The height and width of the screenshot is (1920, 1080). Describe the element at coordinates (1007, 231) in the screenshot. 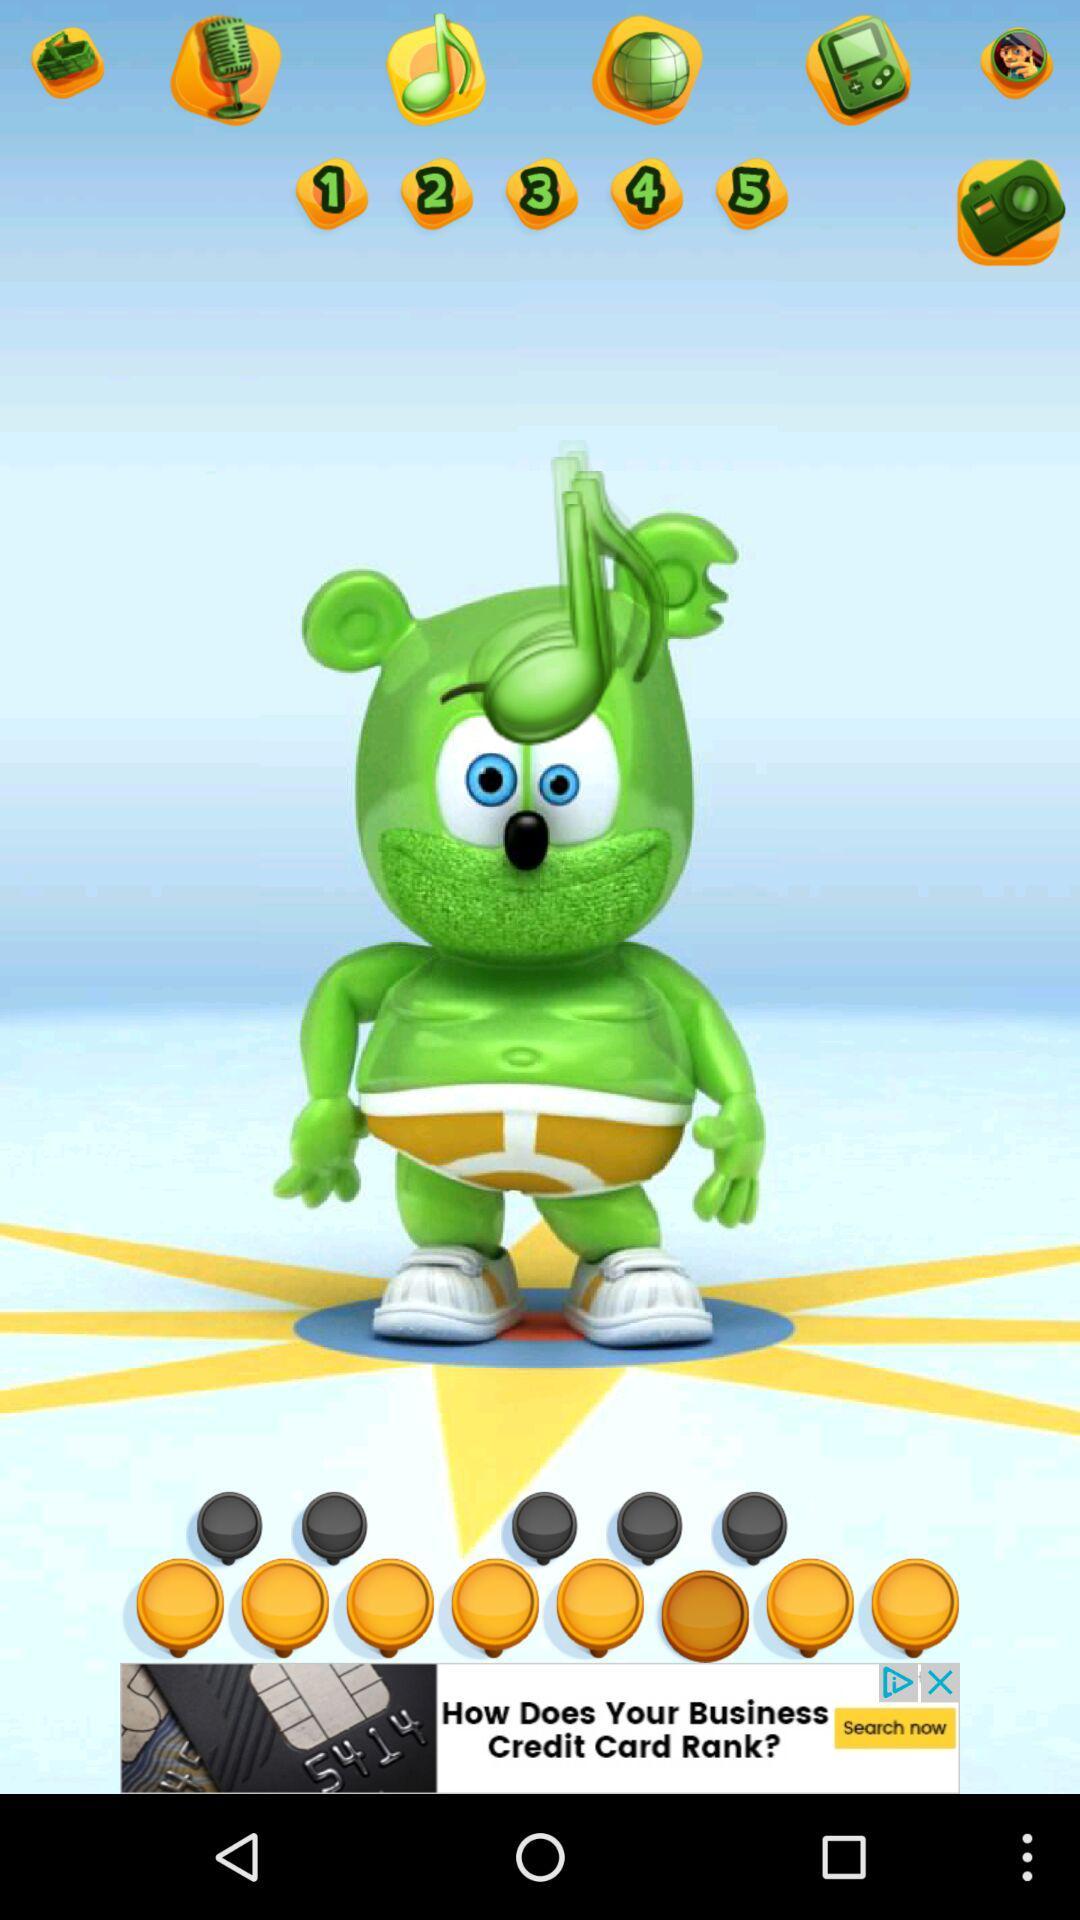

I see `the photo icon` at that location.